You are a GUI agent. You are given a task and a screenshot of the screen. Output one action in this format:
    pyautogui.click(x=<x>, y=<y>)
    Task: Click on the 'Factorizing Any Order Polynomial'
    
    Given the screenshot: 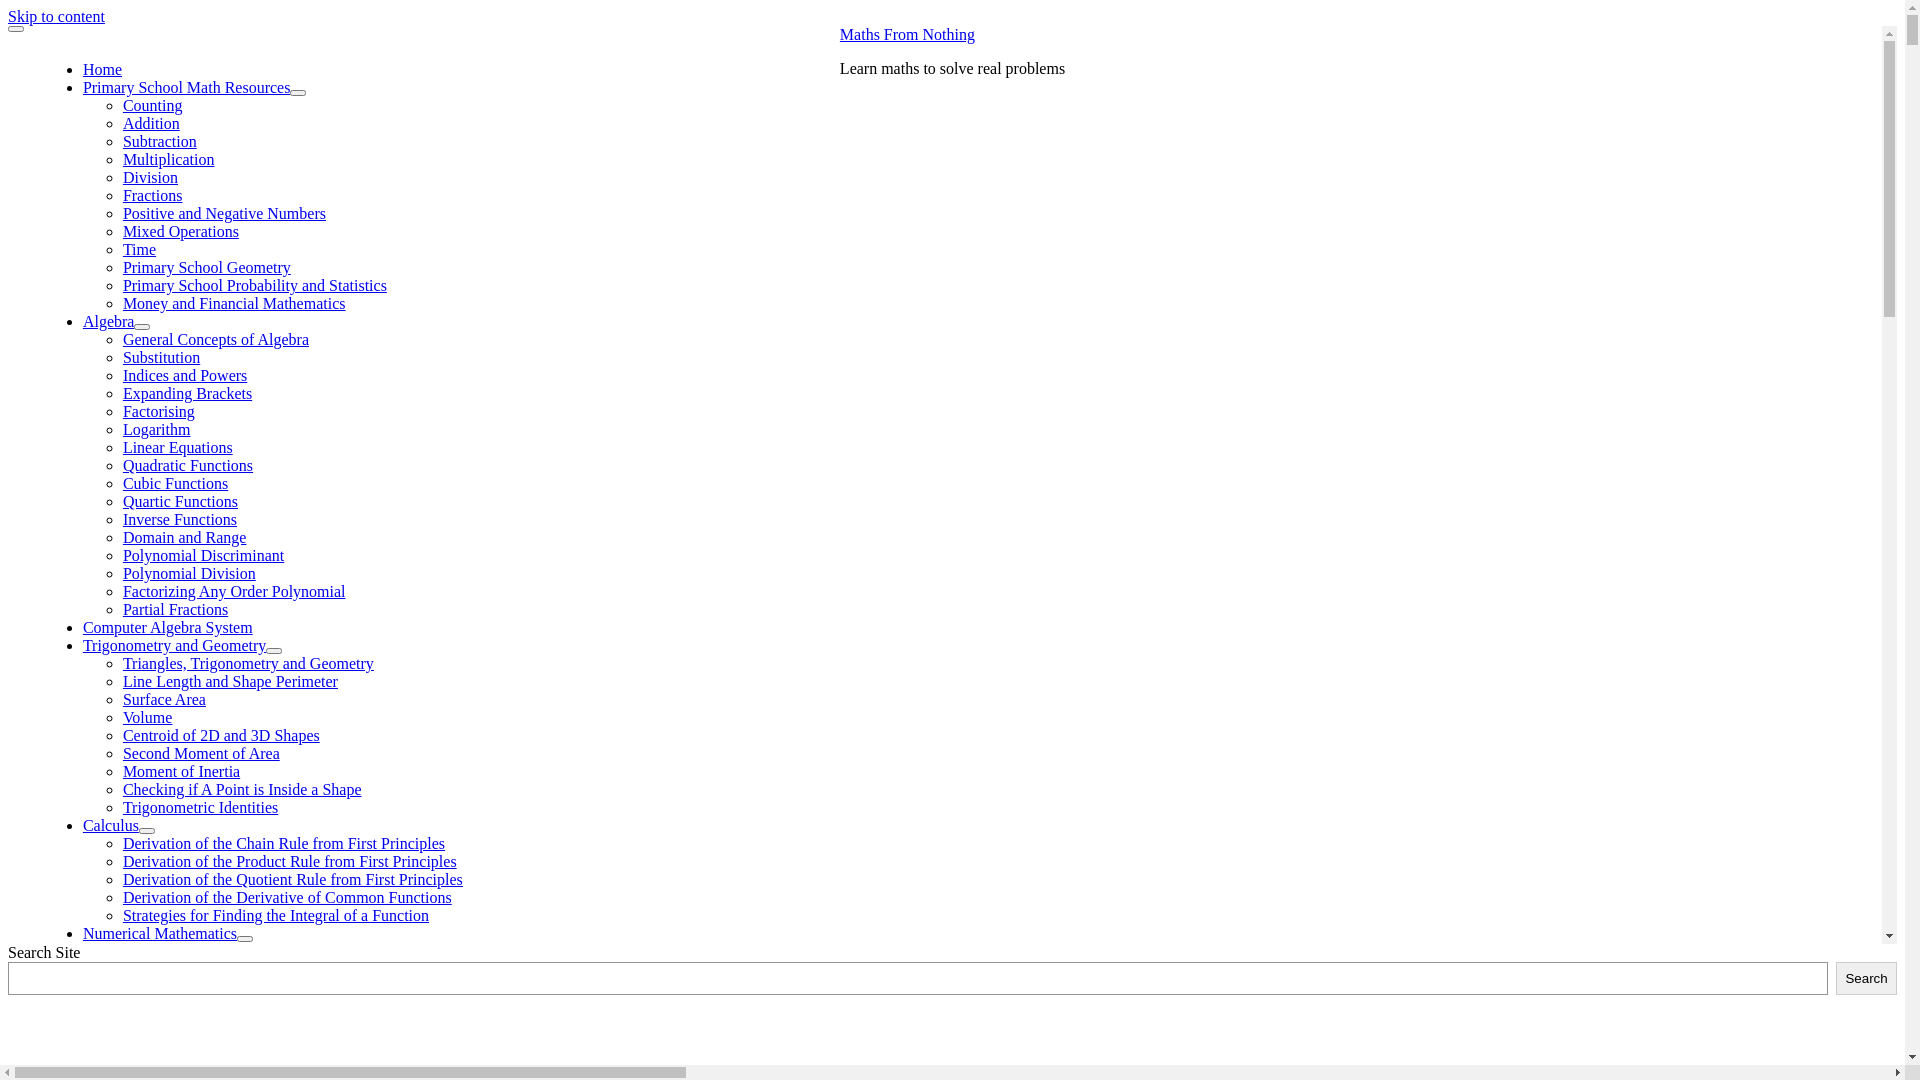 What is the action you would take?
    pyautogui.click(x=234, y=590)
    